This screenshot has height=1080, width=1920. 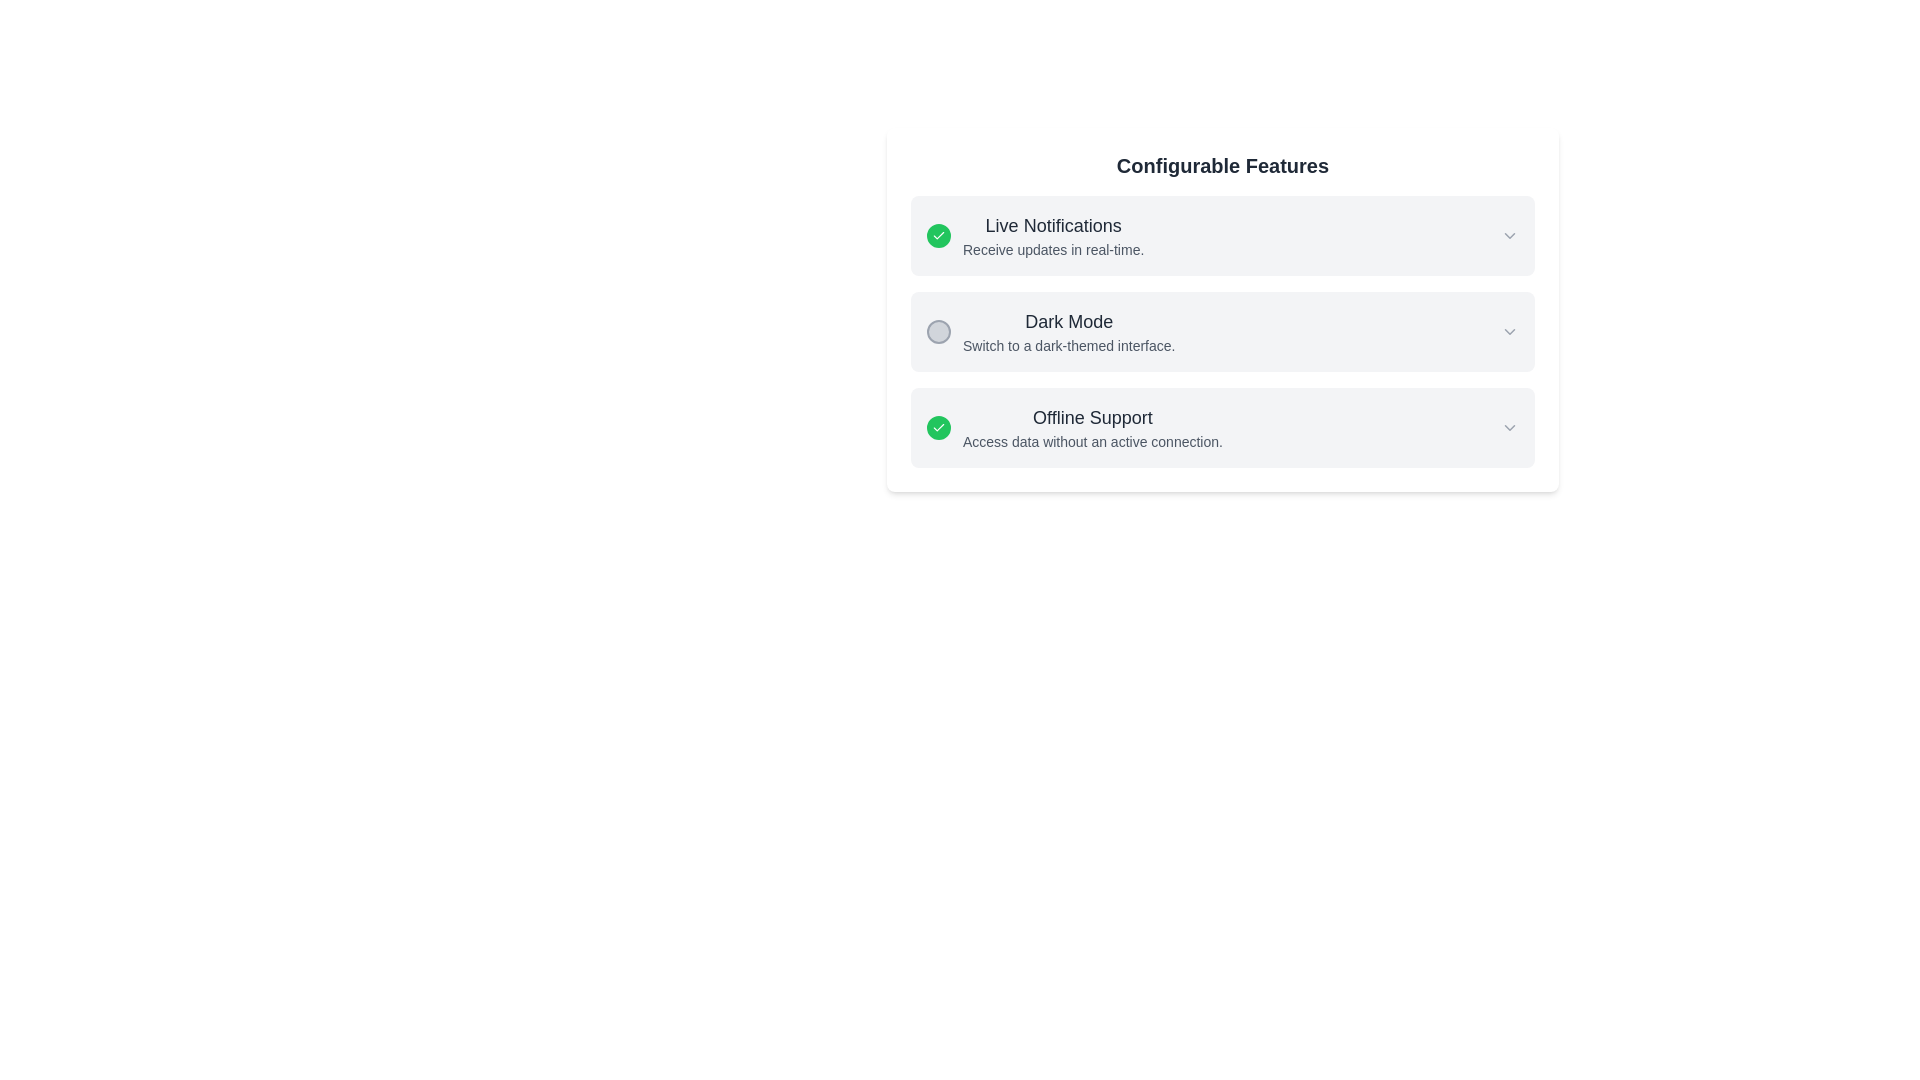 I want to click on the circular toggle button with a green background and white checkmark icon, located at the leftmost portion of the 'Live Notifications' row in the 'Configurable Features' section, so click(x=938, y=234).